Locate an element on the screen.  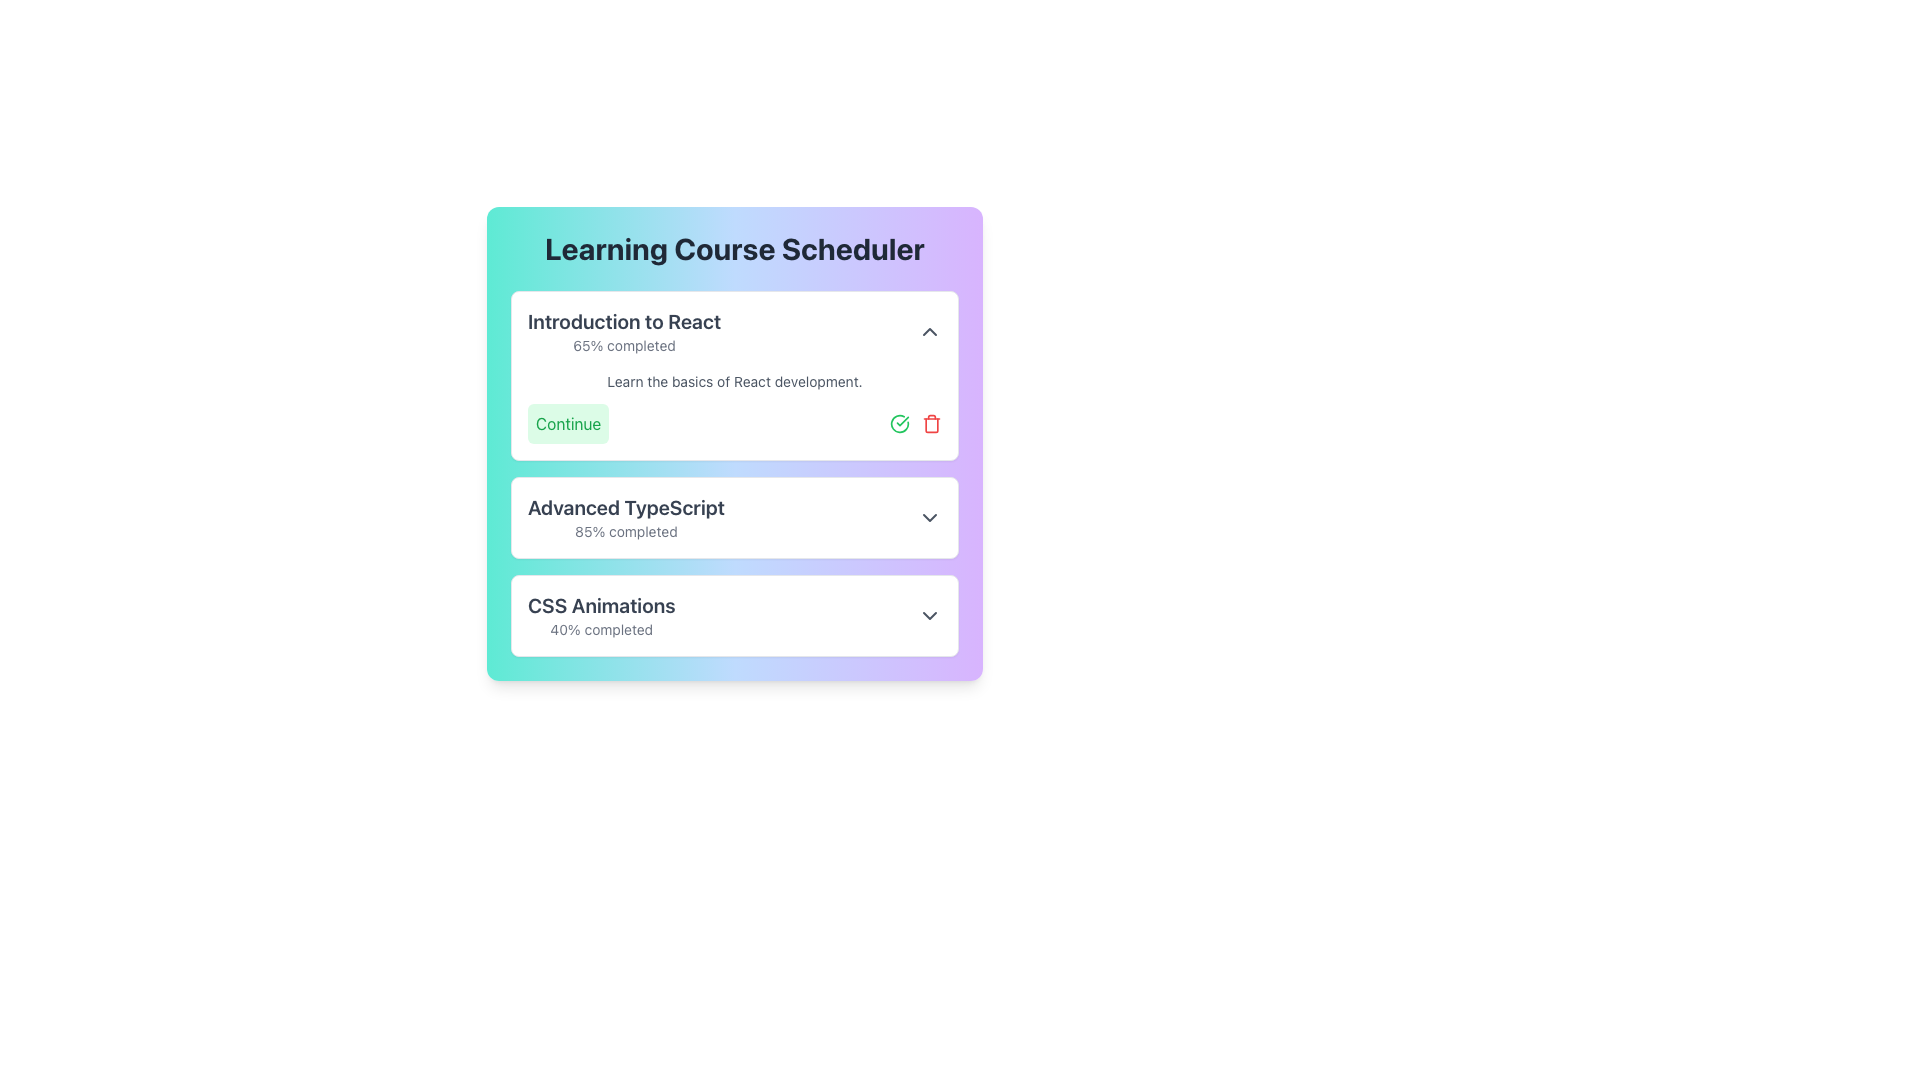
the text label displaying '65% completed' located below the heading 'Introduction to React' is located at coordinates (623, 345).